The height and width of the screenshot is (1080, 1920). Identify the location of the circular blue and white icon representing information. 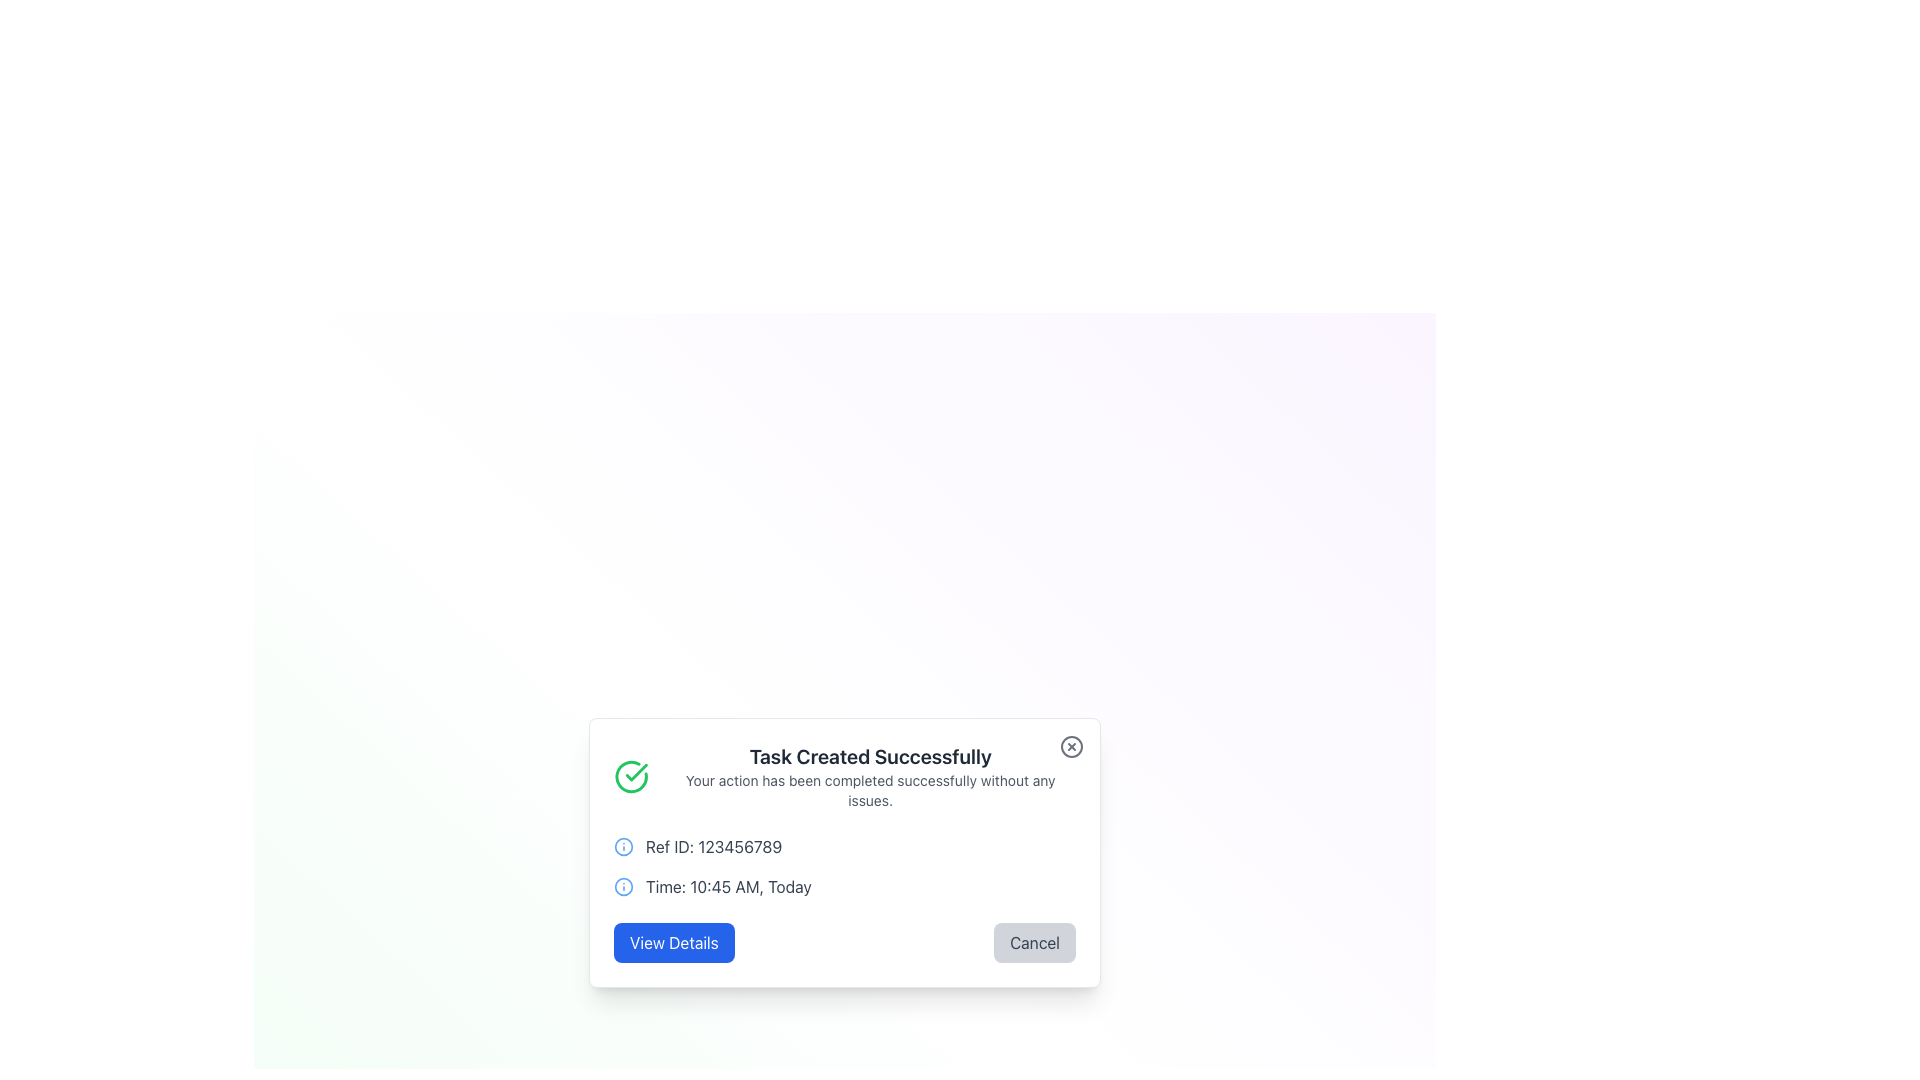
(623, 847).